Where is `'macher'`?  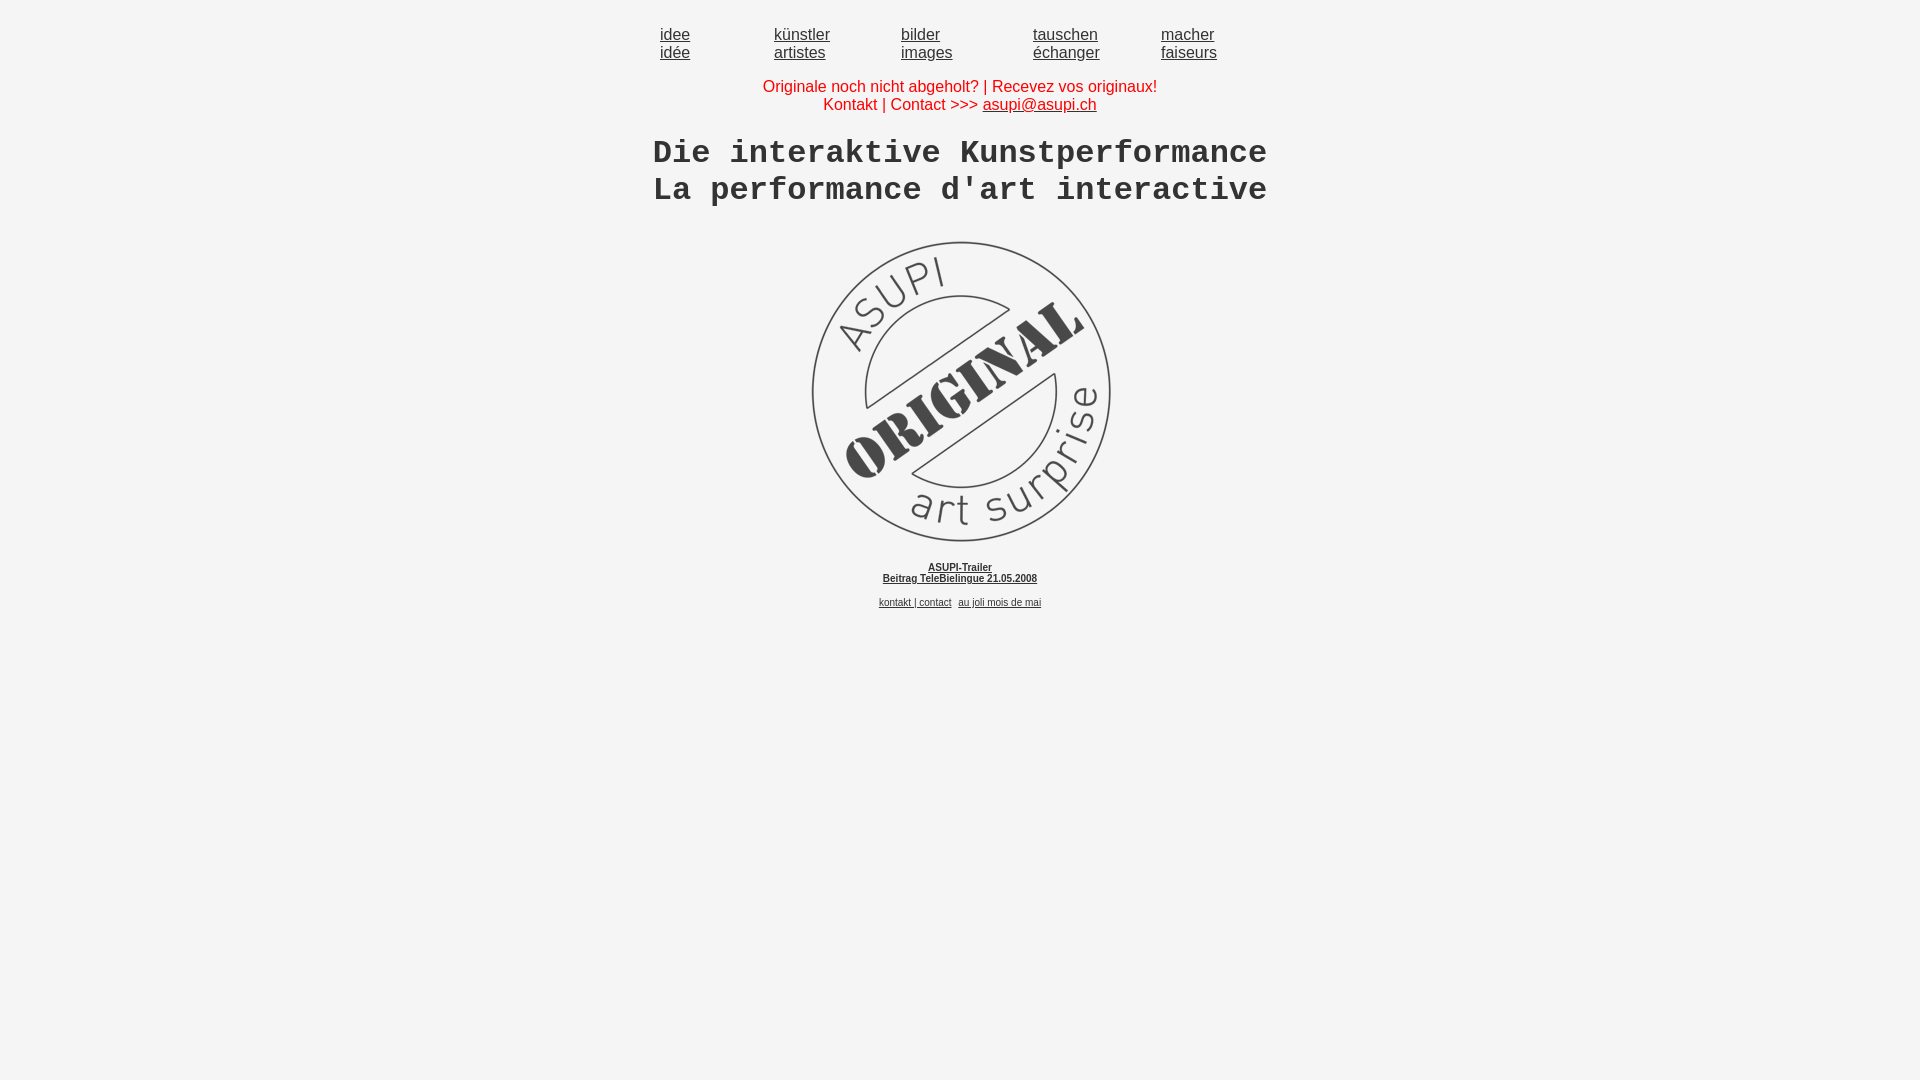 'macher' is located at coordinates (1187, 34).